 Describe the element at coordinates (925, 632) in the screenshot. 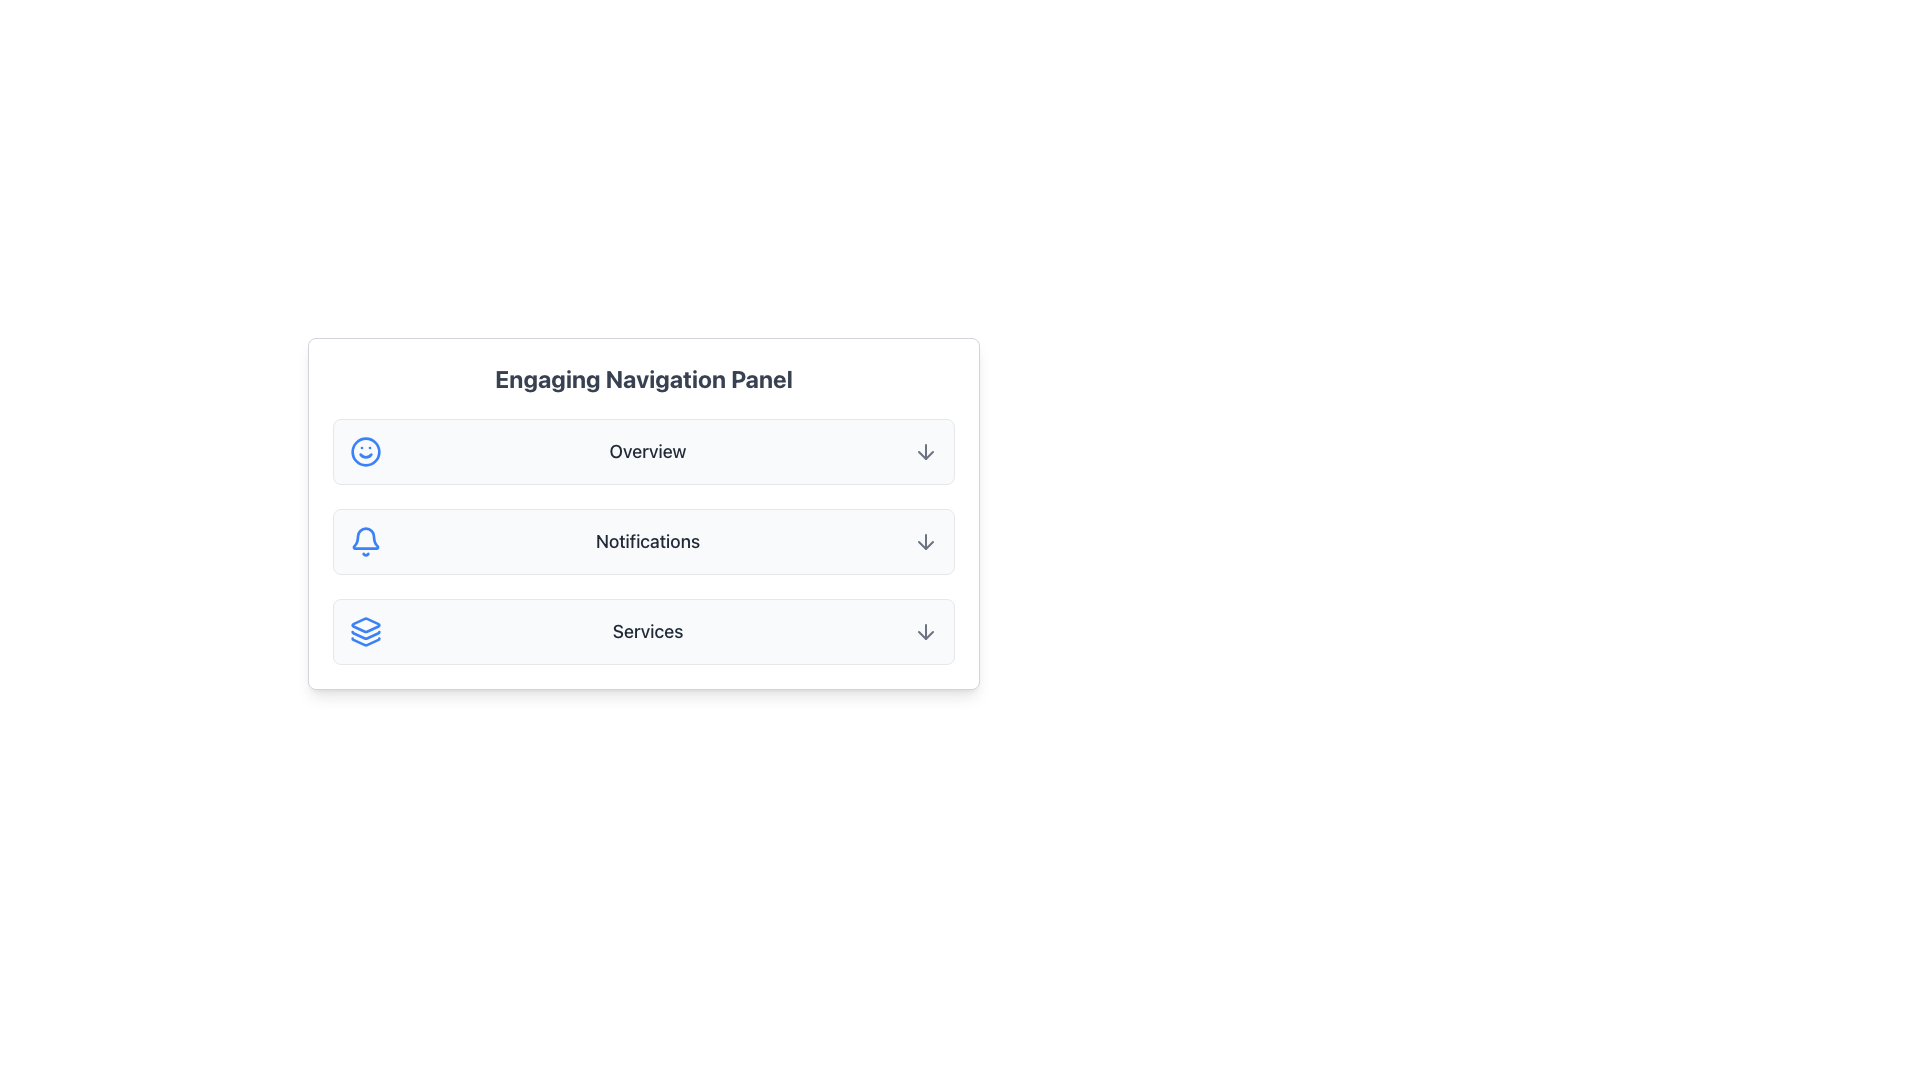

I see `the downward arrow icon in the 'Services' section for more details` at that location.